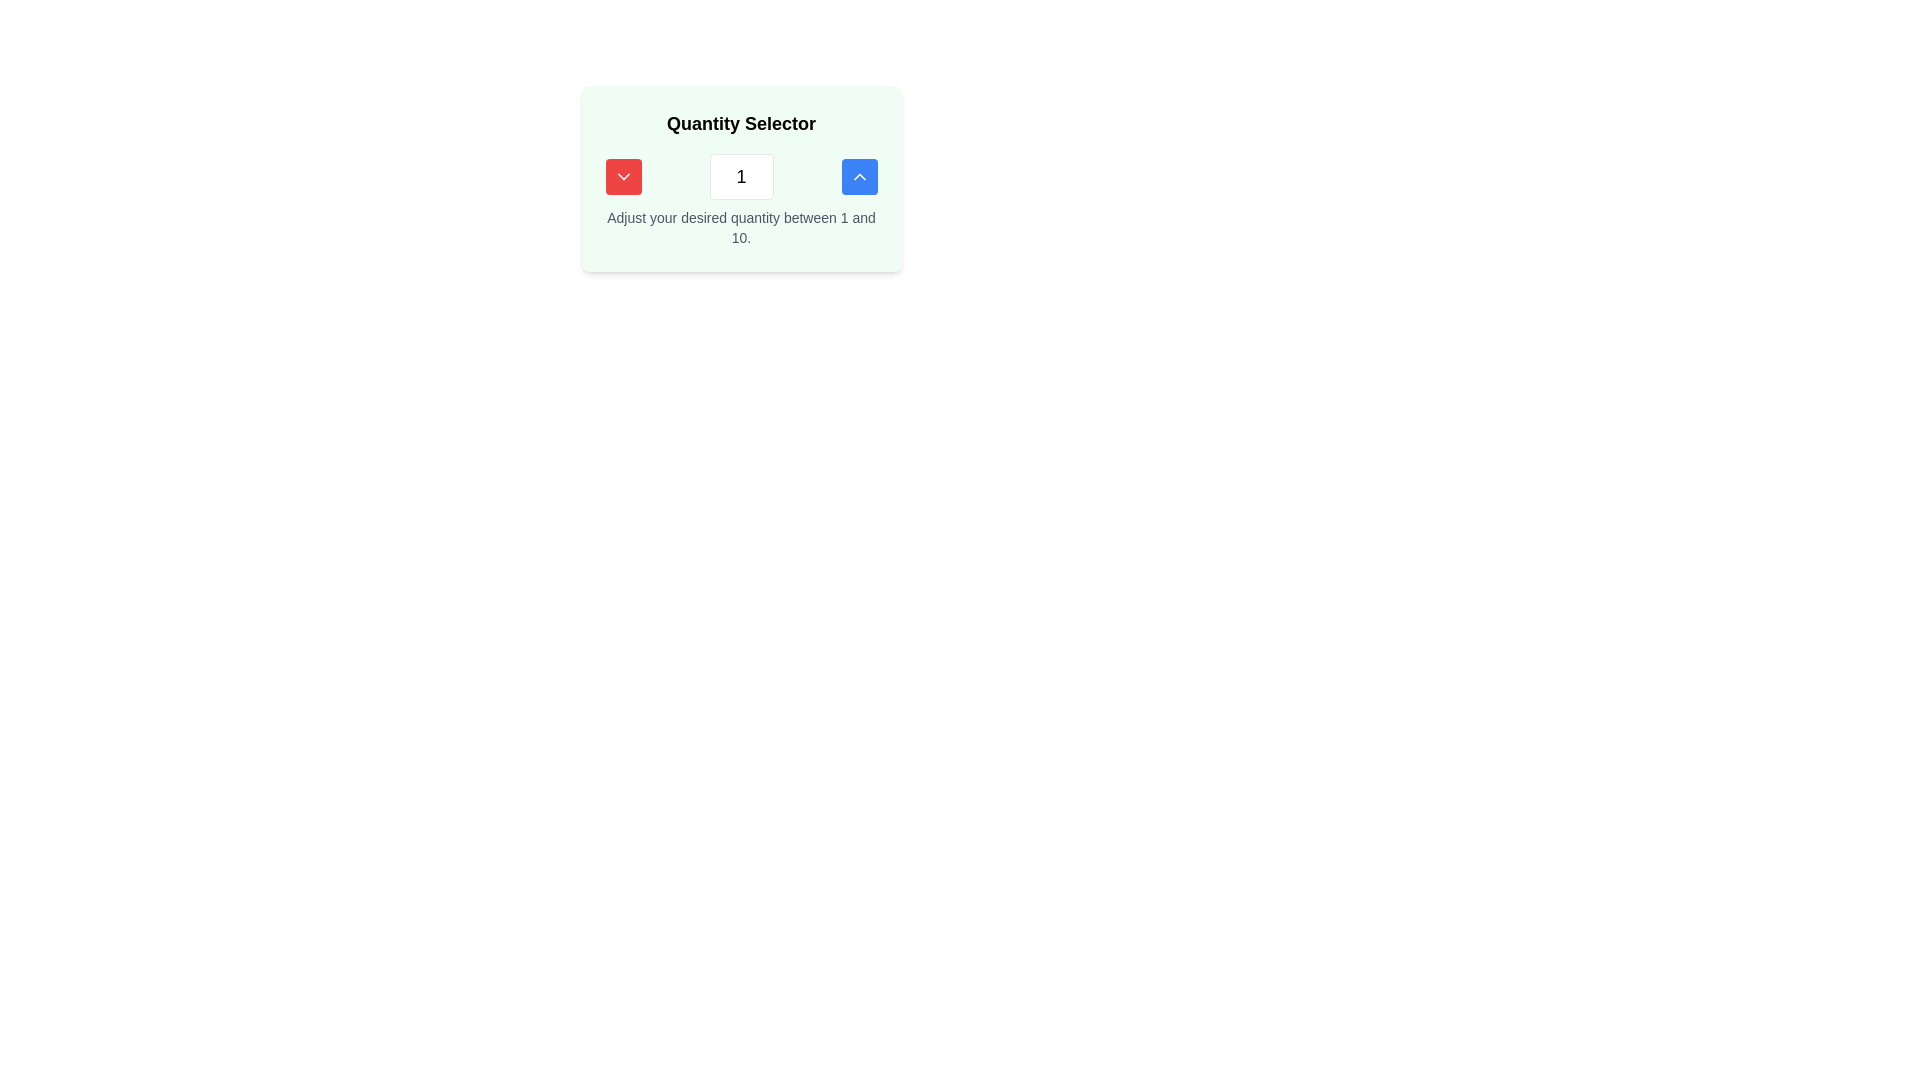 The width and height of the screenshot is (1920, 1080). What do you see at coordinates (740, 226) in the screenshot?
I see `the static text label that instructs 'Adjust your desired quantity between 1 and 10.', located below the quantity selector interface` at bounding box center [740, 226].